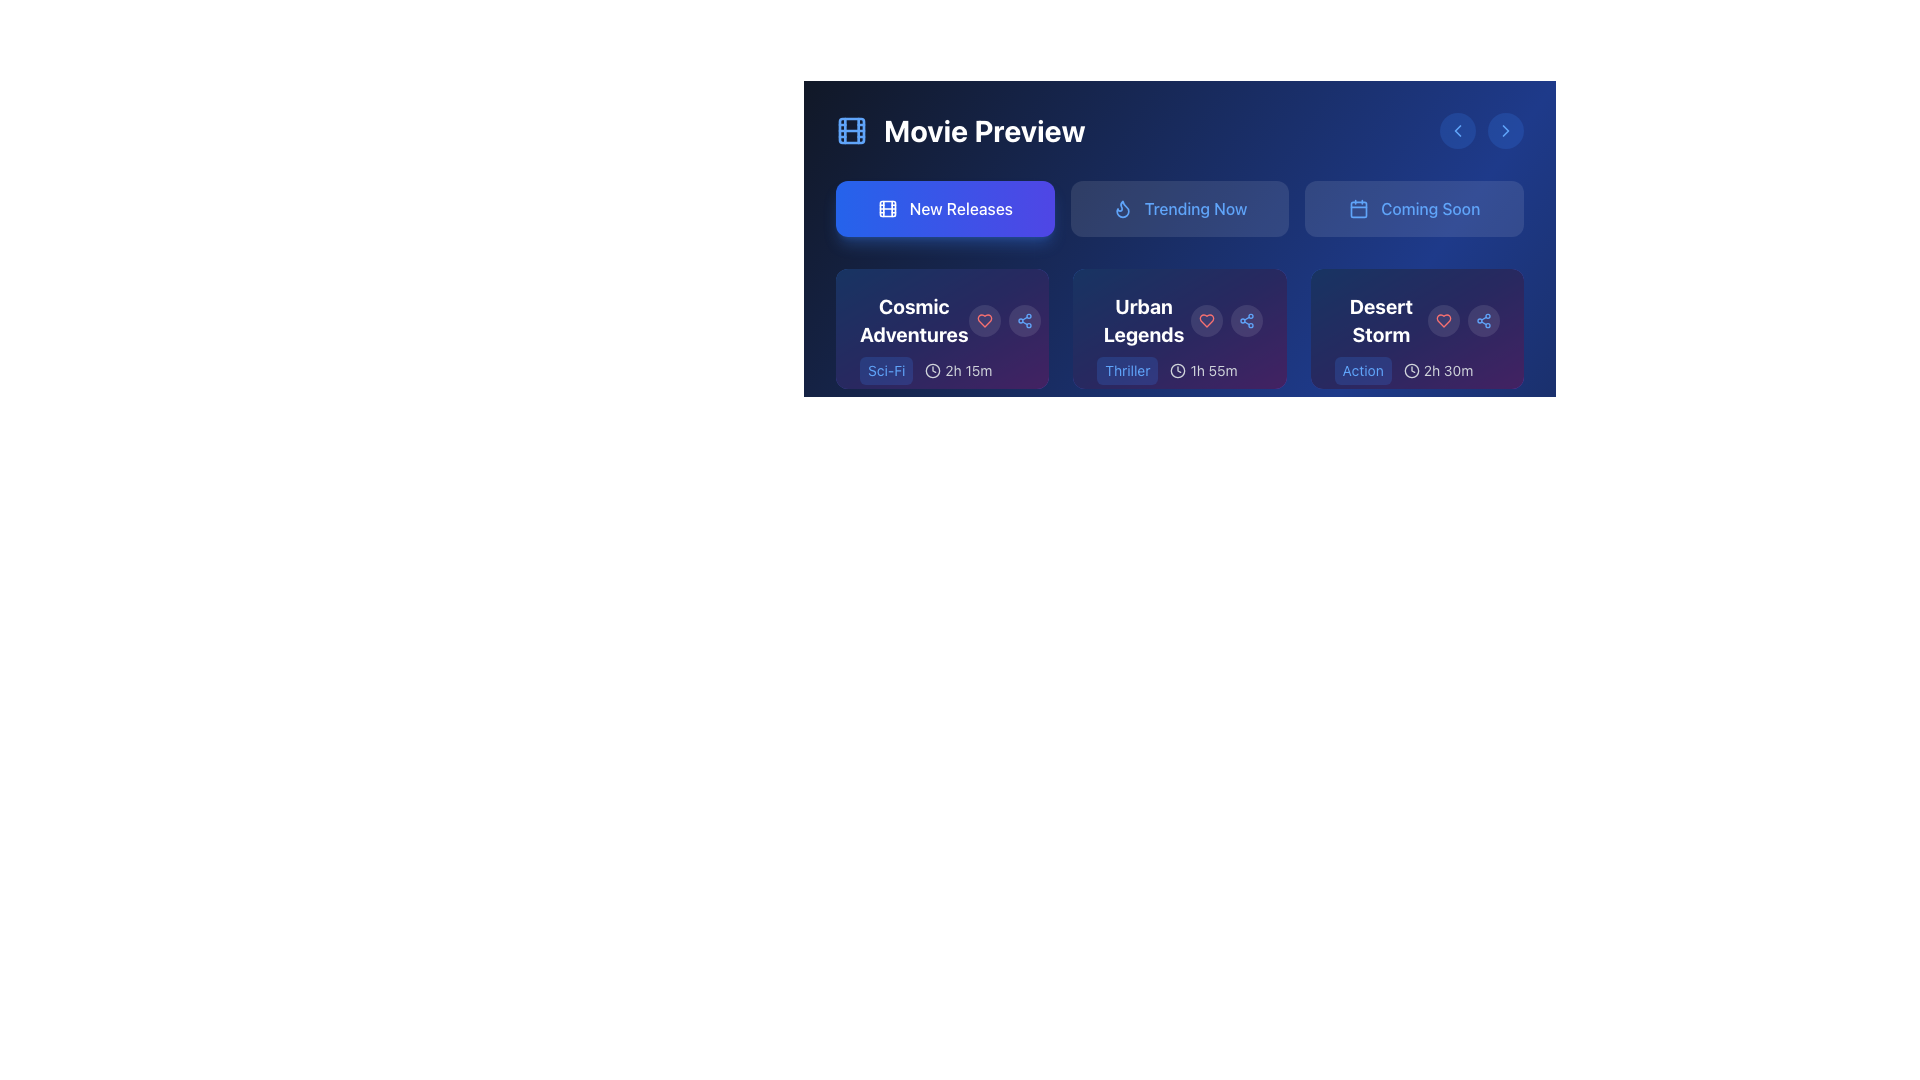 Image resolution: width=1920 pixels, height=1080 pixels. I want to click on the SVG icon representing 'trending' located to the left of the 'Trending Now' button in the navigation bar, so click(1122, 208).